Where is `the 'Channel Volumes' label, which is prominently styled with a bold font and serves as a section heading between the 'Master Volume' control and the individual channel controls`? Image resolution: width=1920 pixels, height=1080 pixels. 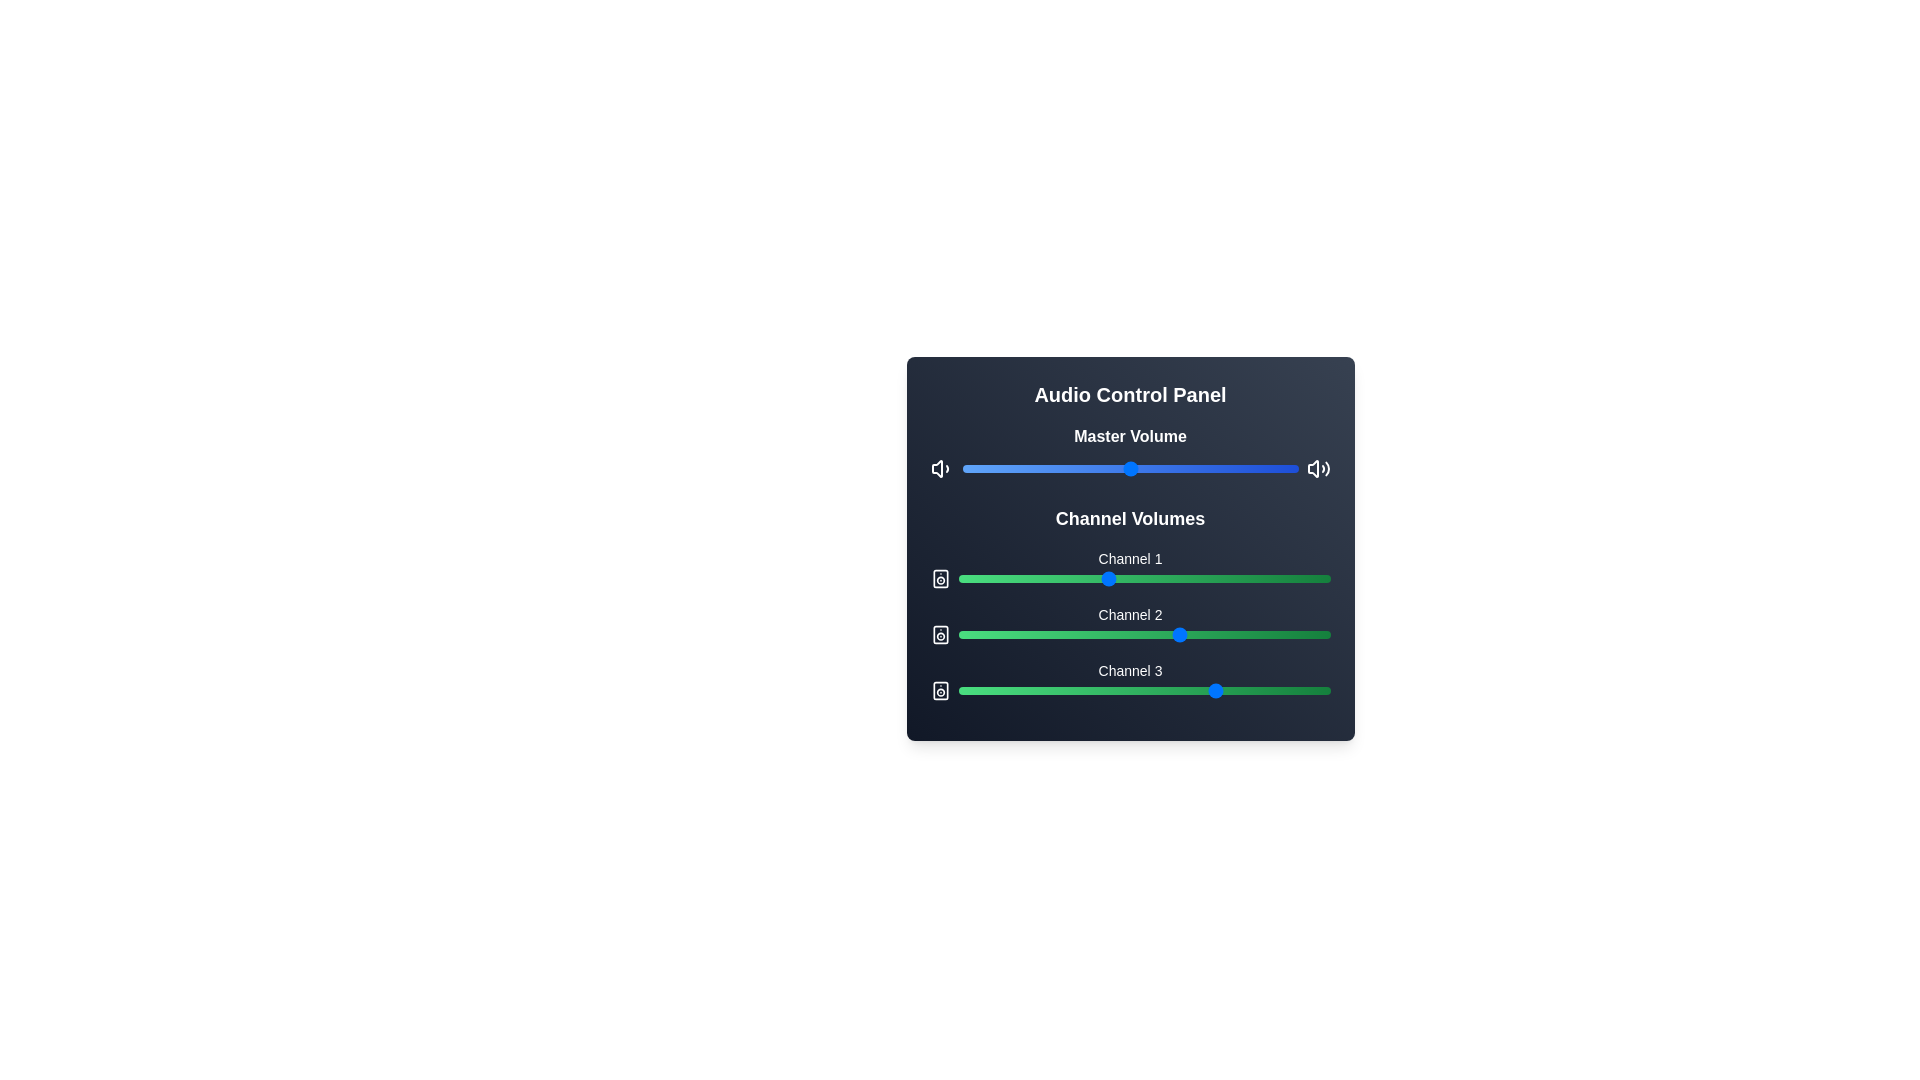
the 'Channel Volumes' label, which is prominently styled with a bold font and serves as a section heading between the 'Master Volume' control and the individual channel controls is located at coordinates (1130, 518).